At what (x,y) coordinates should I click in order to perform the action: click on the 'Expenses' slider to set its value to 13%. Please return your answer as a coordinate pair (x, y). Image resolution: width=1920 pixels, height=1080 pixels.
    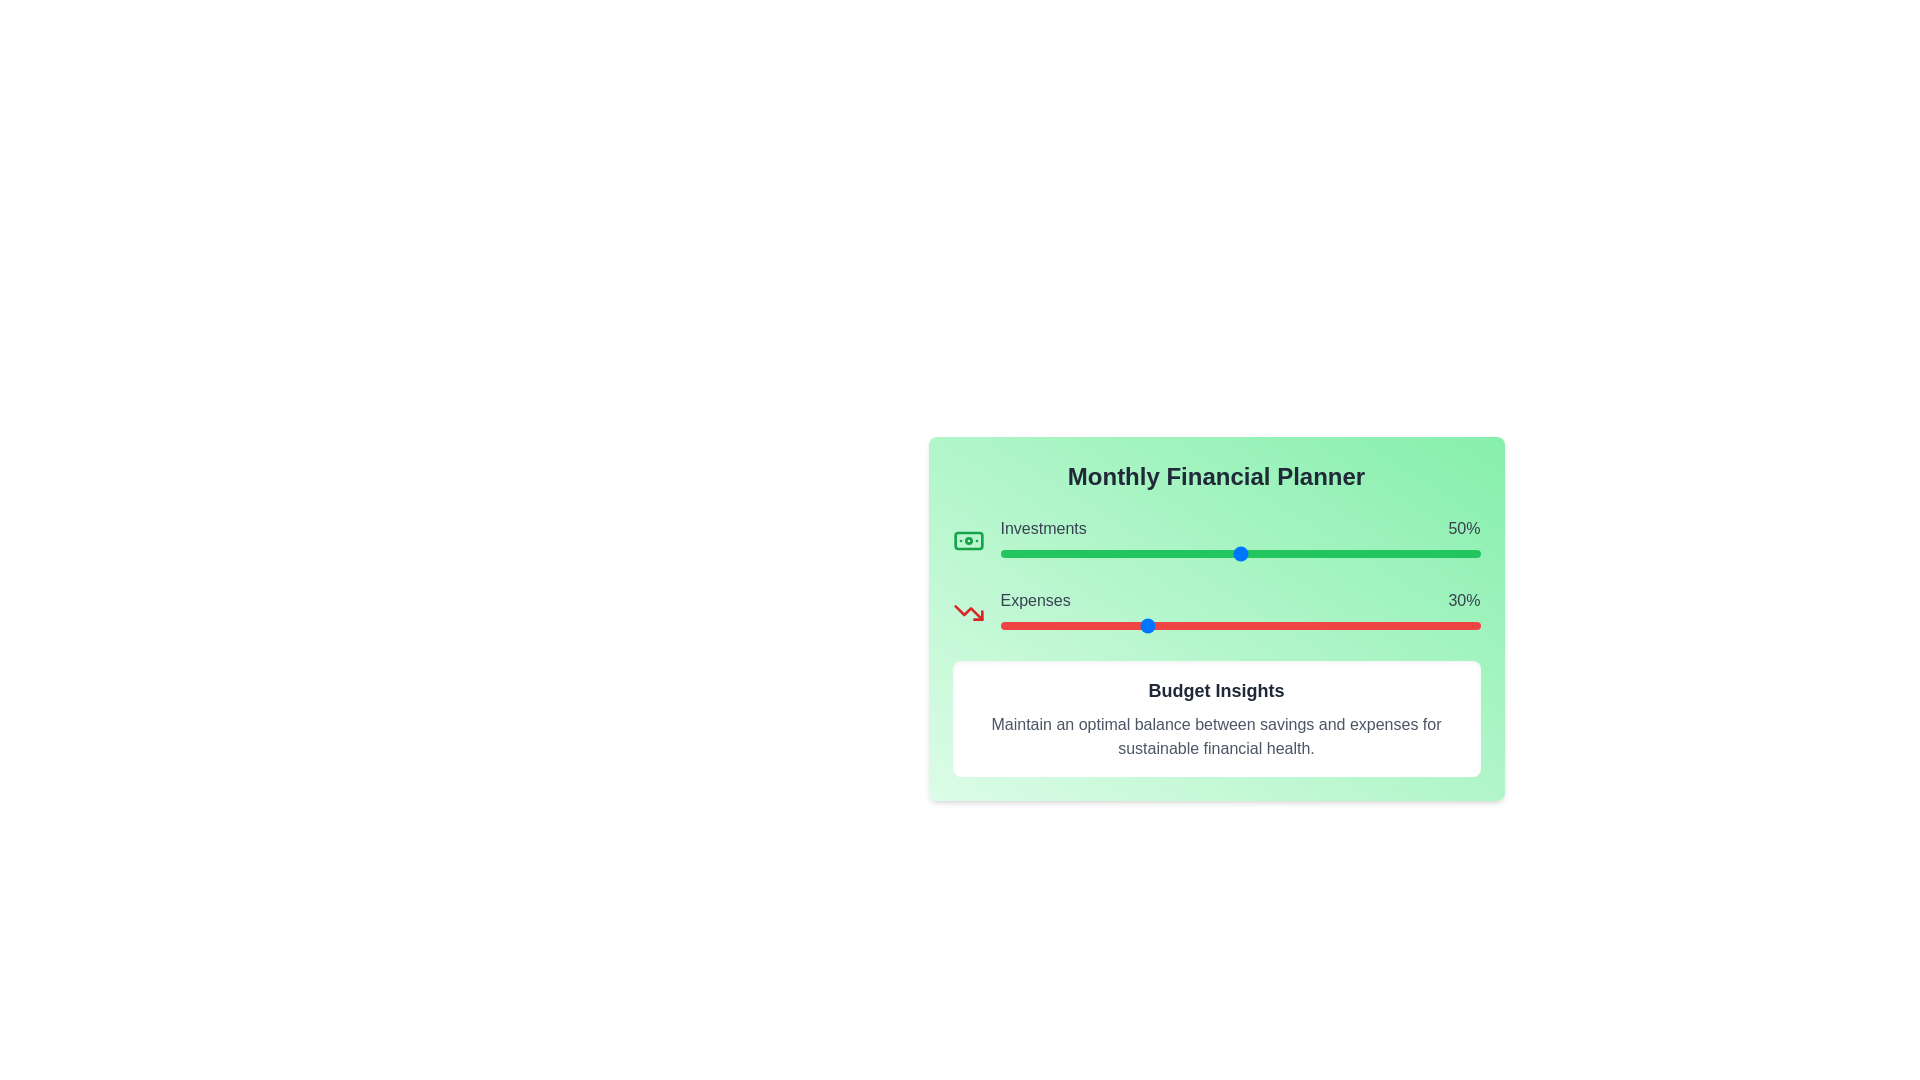
    Looking at the image, I should click on (1061, 624).